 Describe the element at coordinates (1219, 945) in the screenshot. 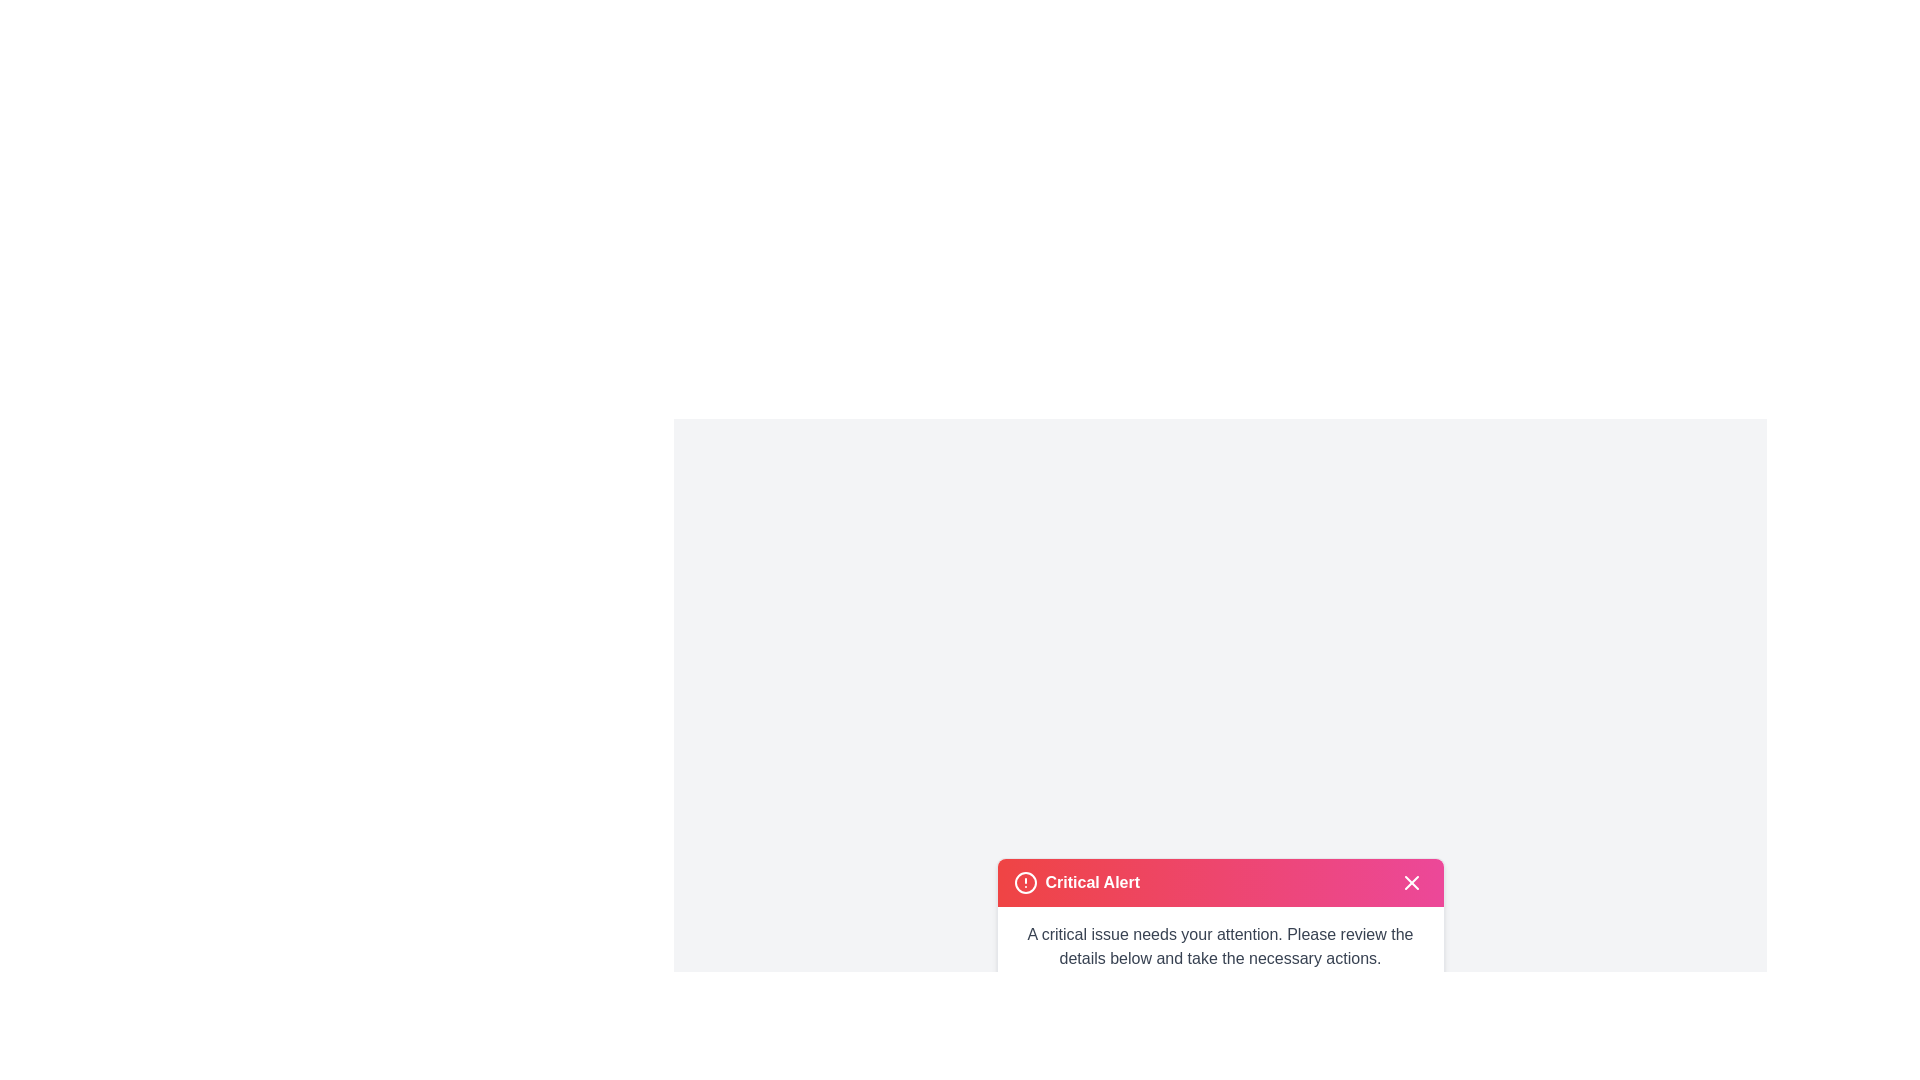

I see `informational static text content located within the notification card, positioned below the 'Critical Alert' title` at that location.